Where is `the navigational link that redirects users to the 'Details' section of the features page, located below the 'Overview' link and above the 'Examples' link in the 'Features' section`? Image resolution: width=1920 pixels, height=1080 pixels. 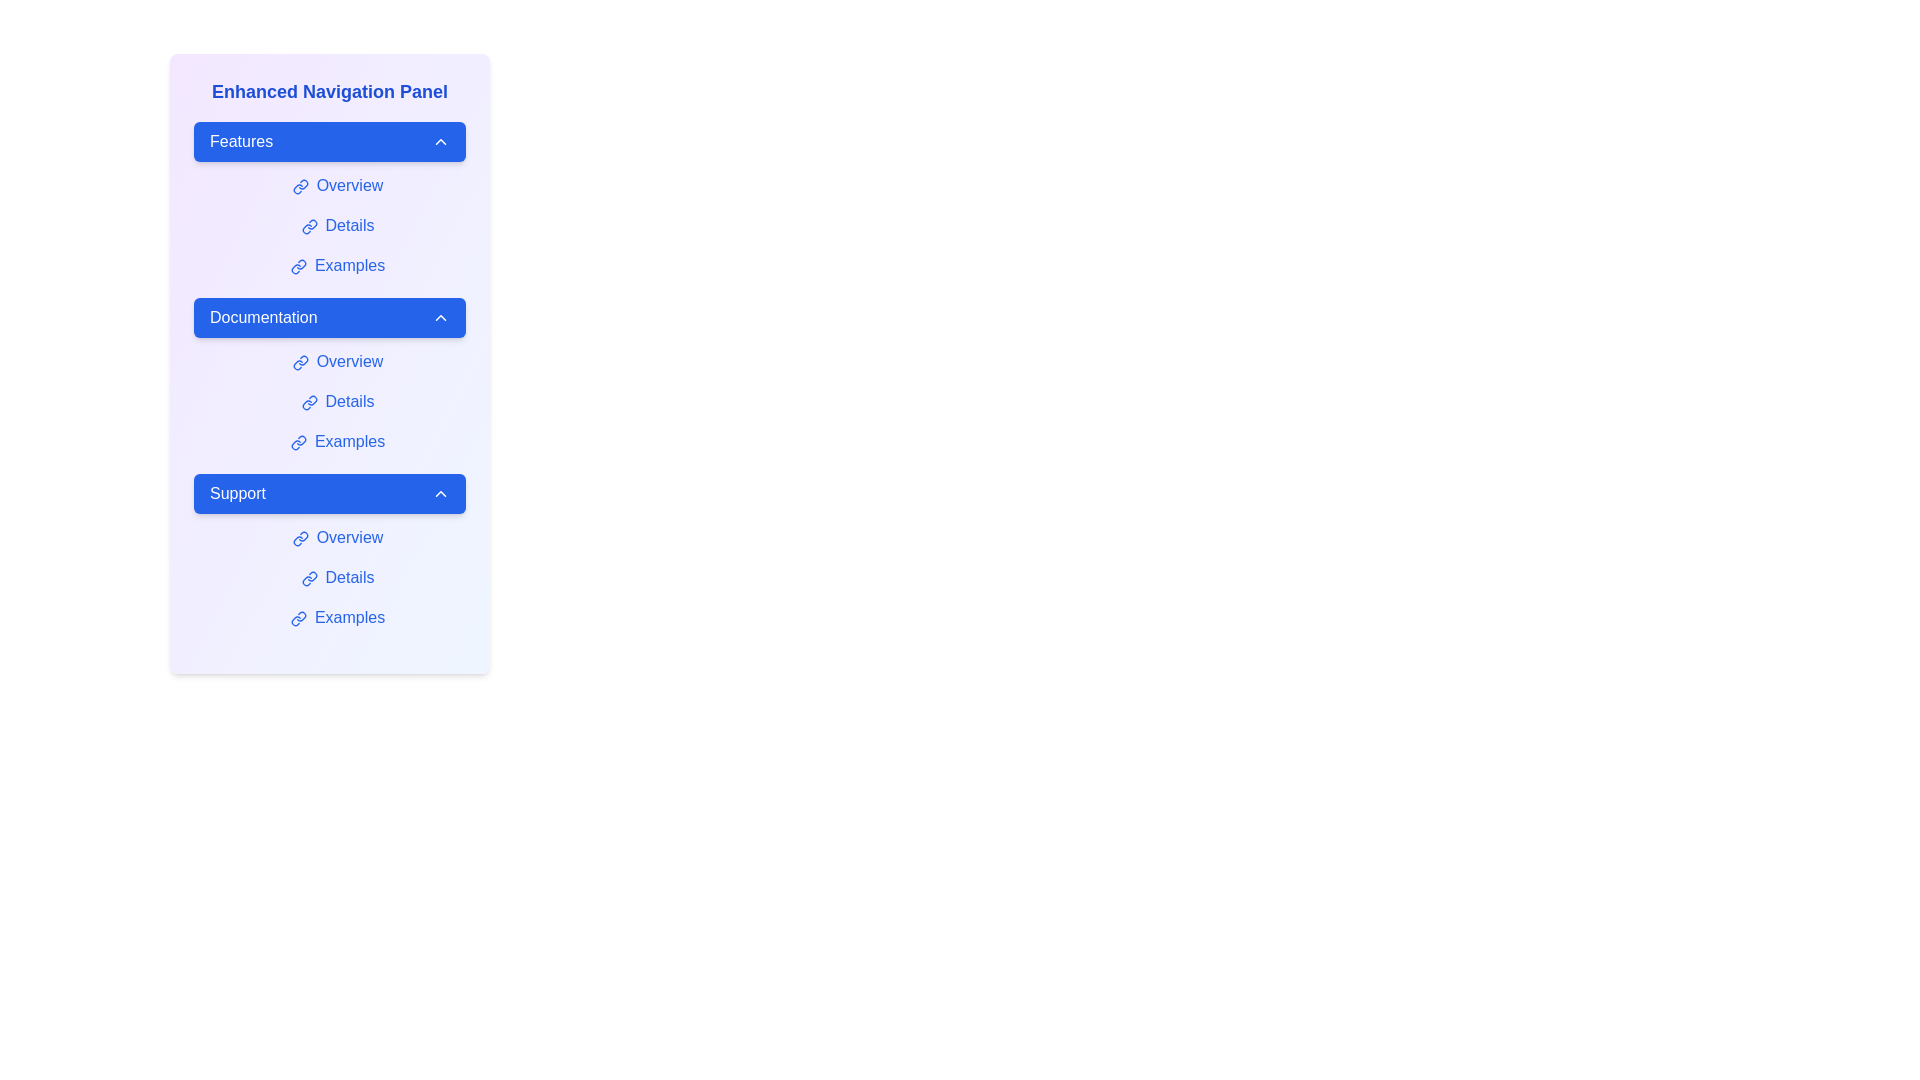 the navigational link that redirects users to the 'Details' section of the features page, located below the 'Overview' link and above the 'Examples' link in the 'Features' section is located at coordinates (337, 225).